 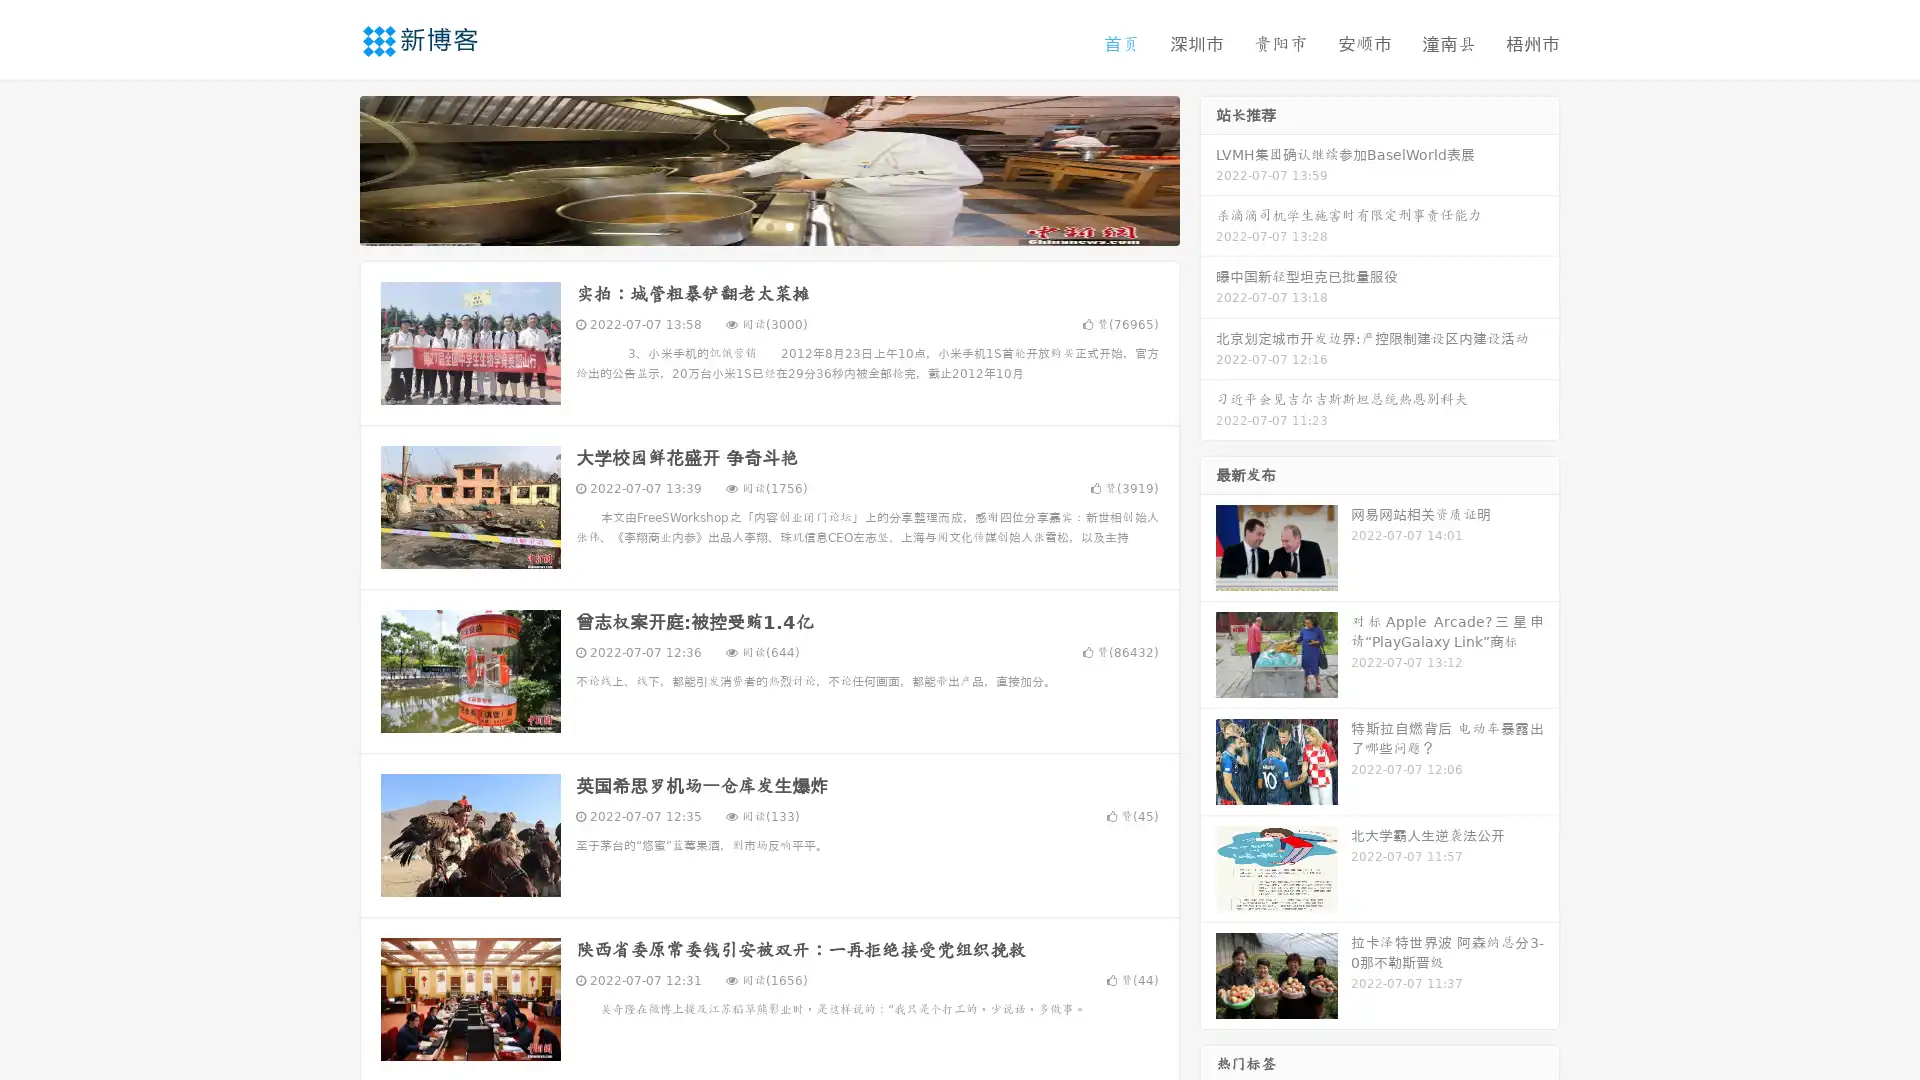 I want to click on Go to slide 3, so click(x=789, y=225).